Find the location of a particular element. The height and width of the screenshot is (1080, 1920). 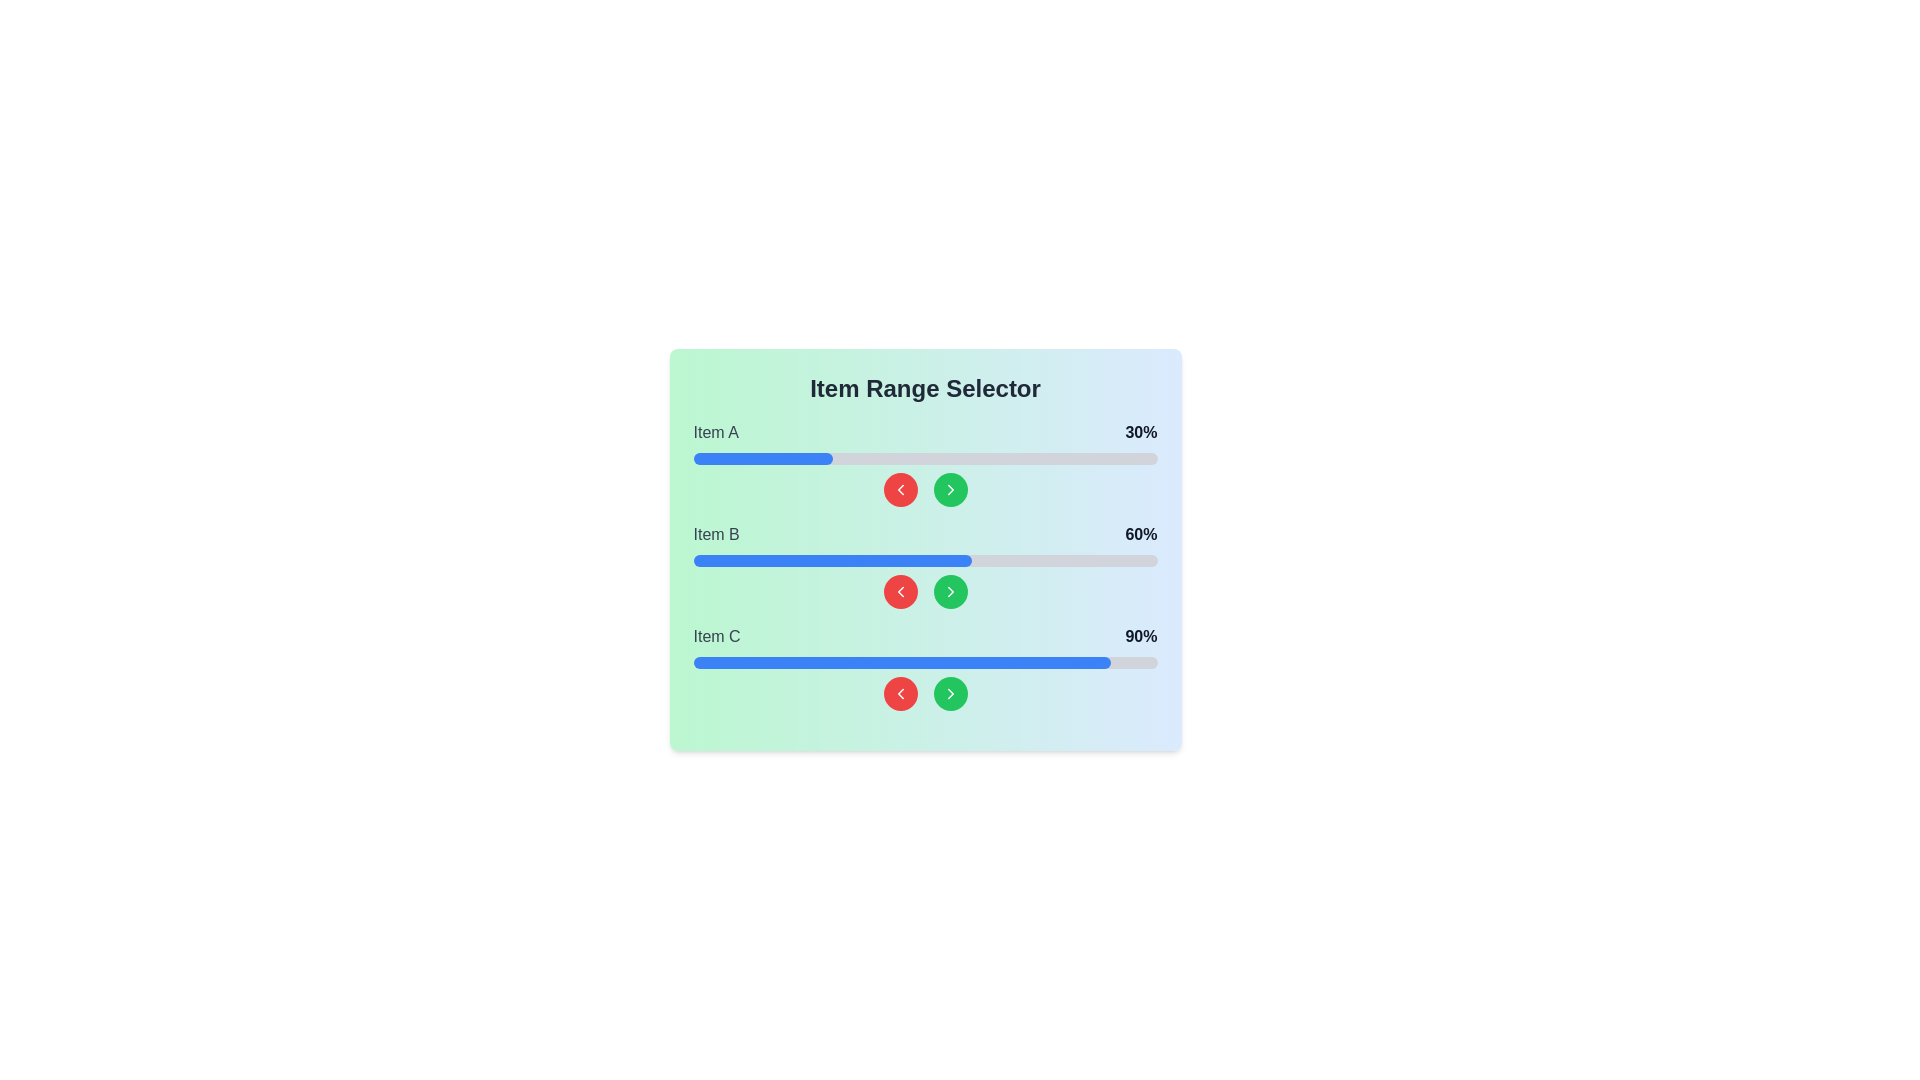

the first circular button in the row of controls, located to the left of the green button, to decrement the value of Item B is located at coordinates (899, 590).